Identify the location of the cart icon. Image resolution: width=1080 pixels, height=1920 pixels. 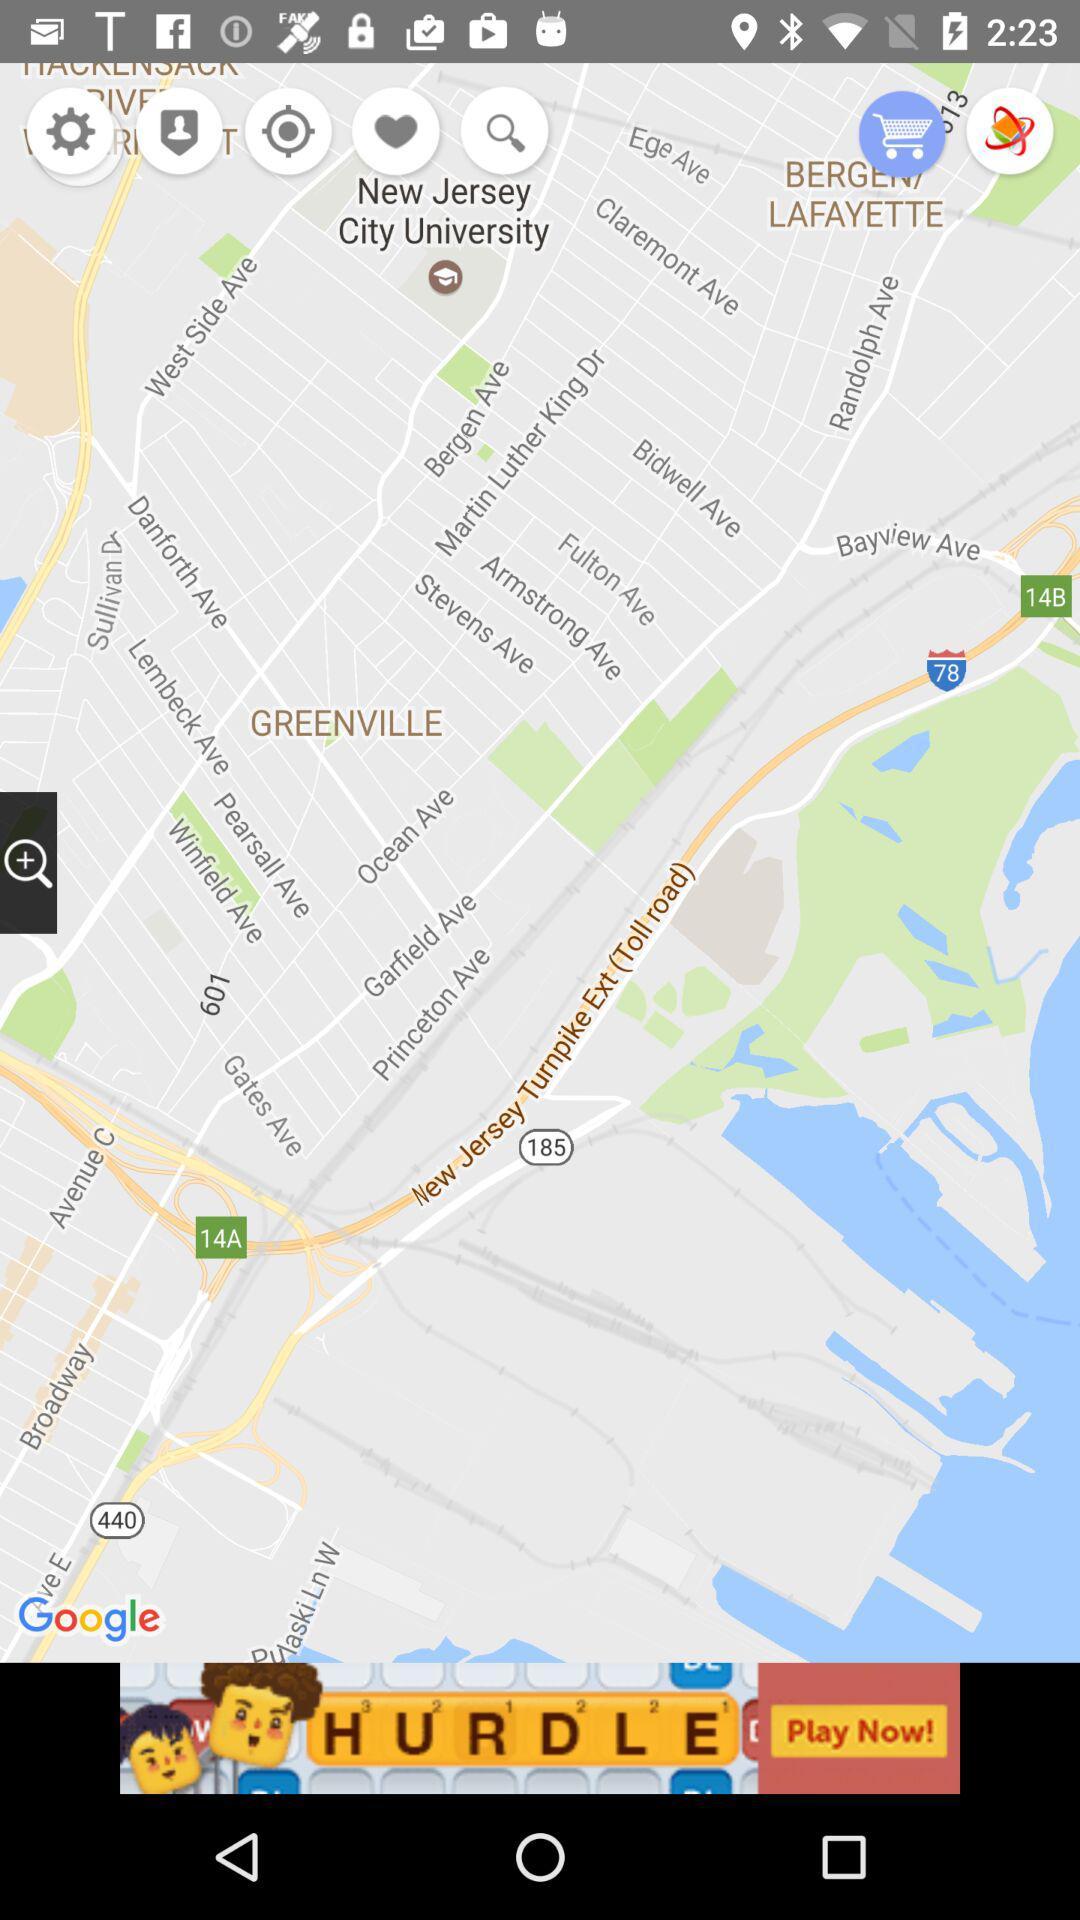
(902, 135).